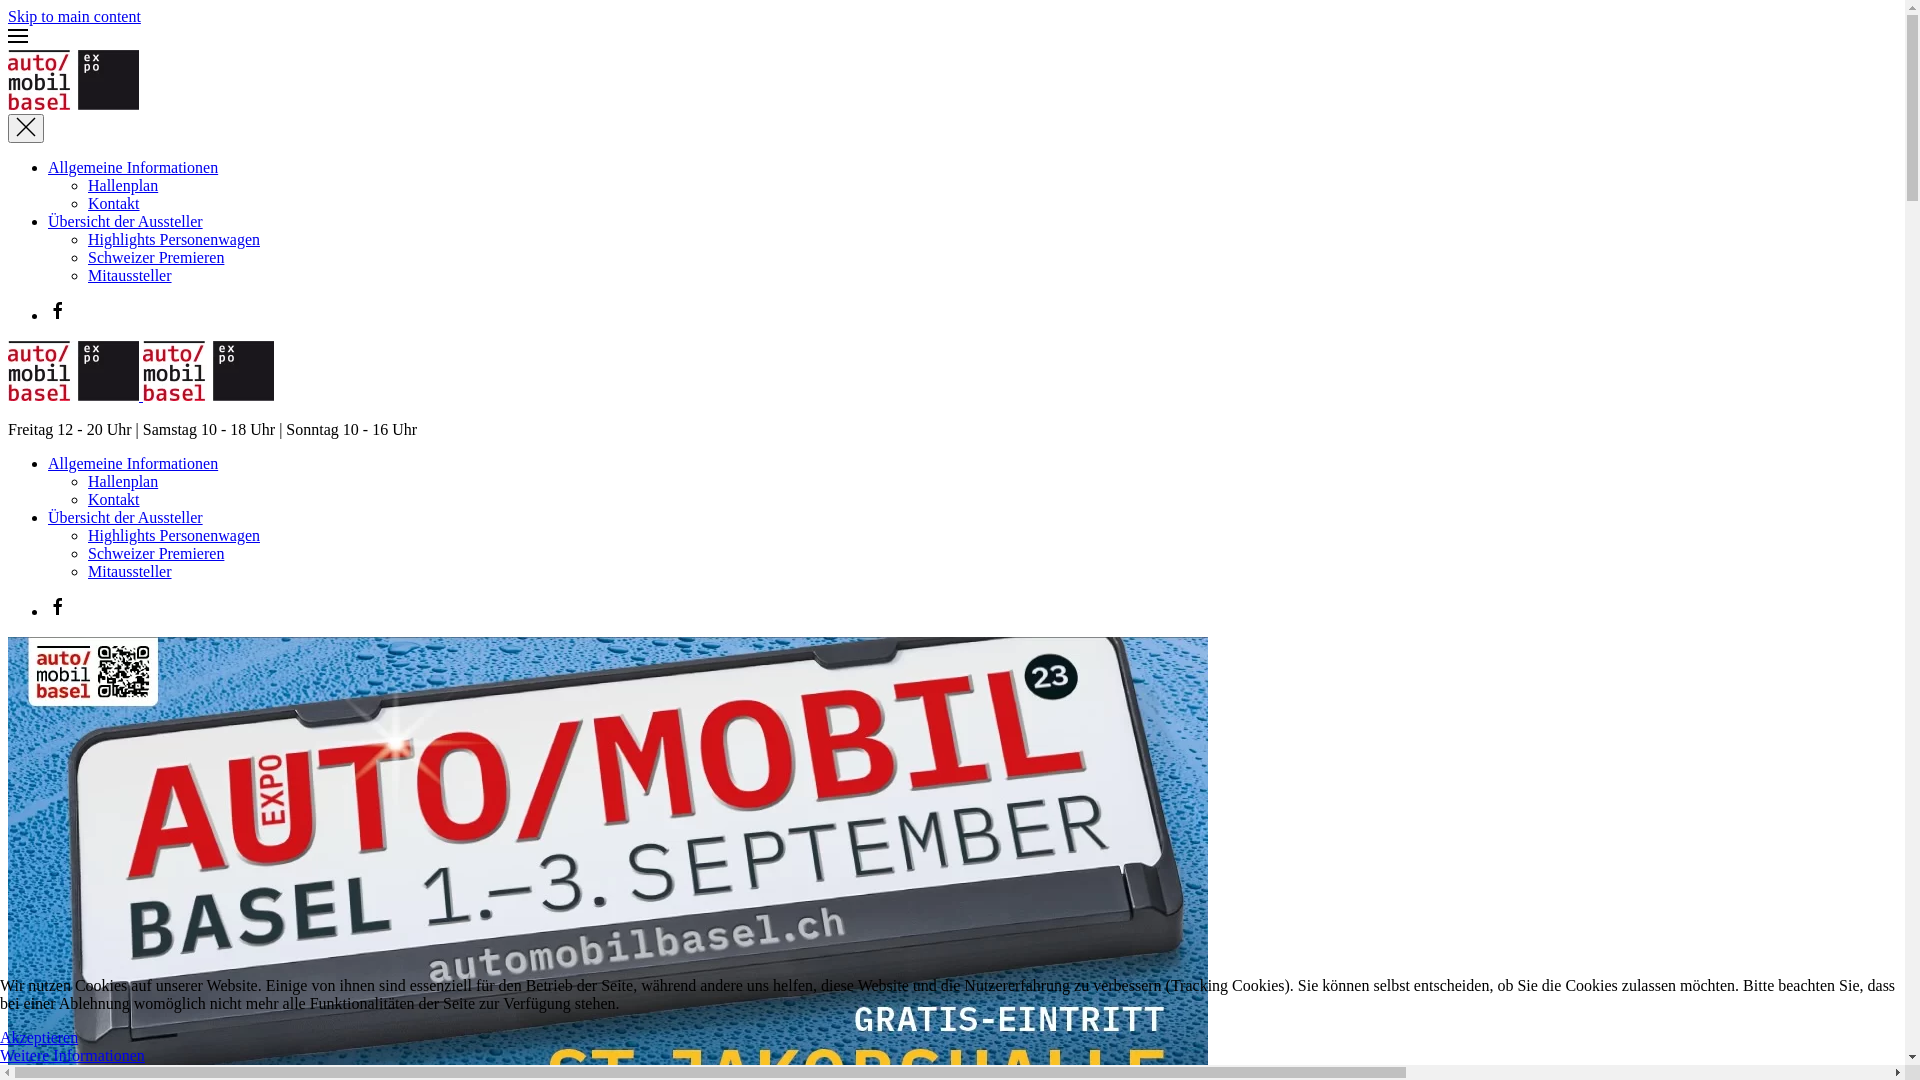  I want to click on 'Akzeptieren', so click(38, 1036).